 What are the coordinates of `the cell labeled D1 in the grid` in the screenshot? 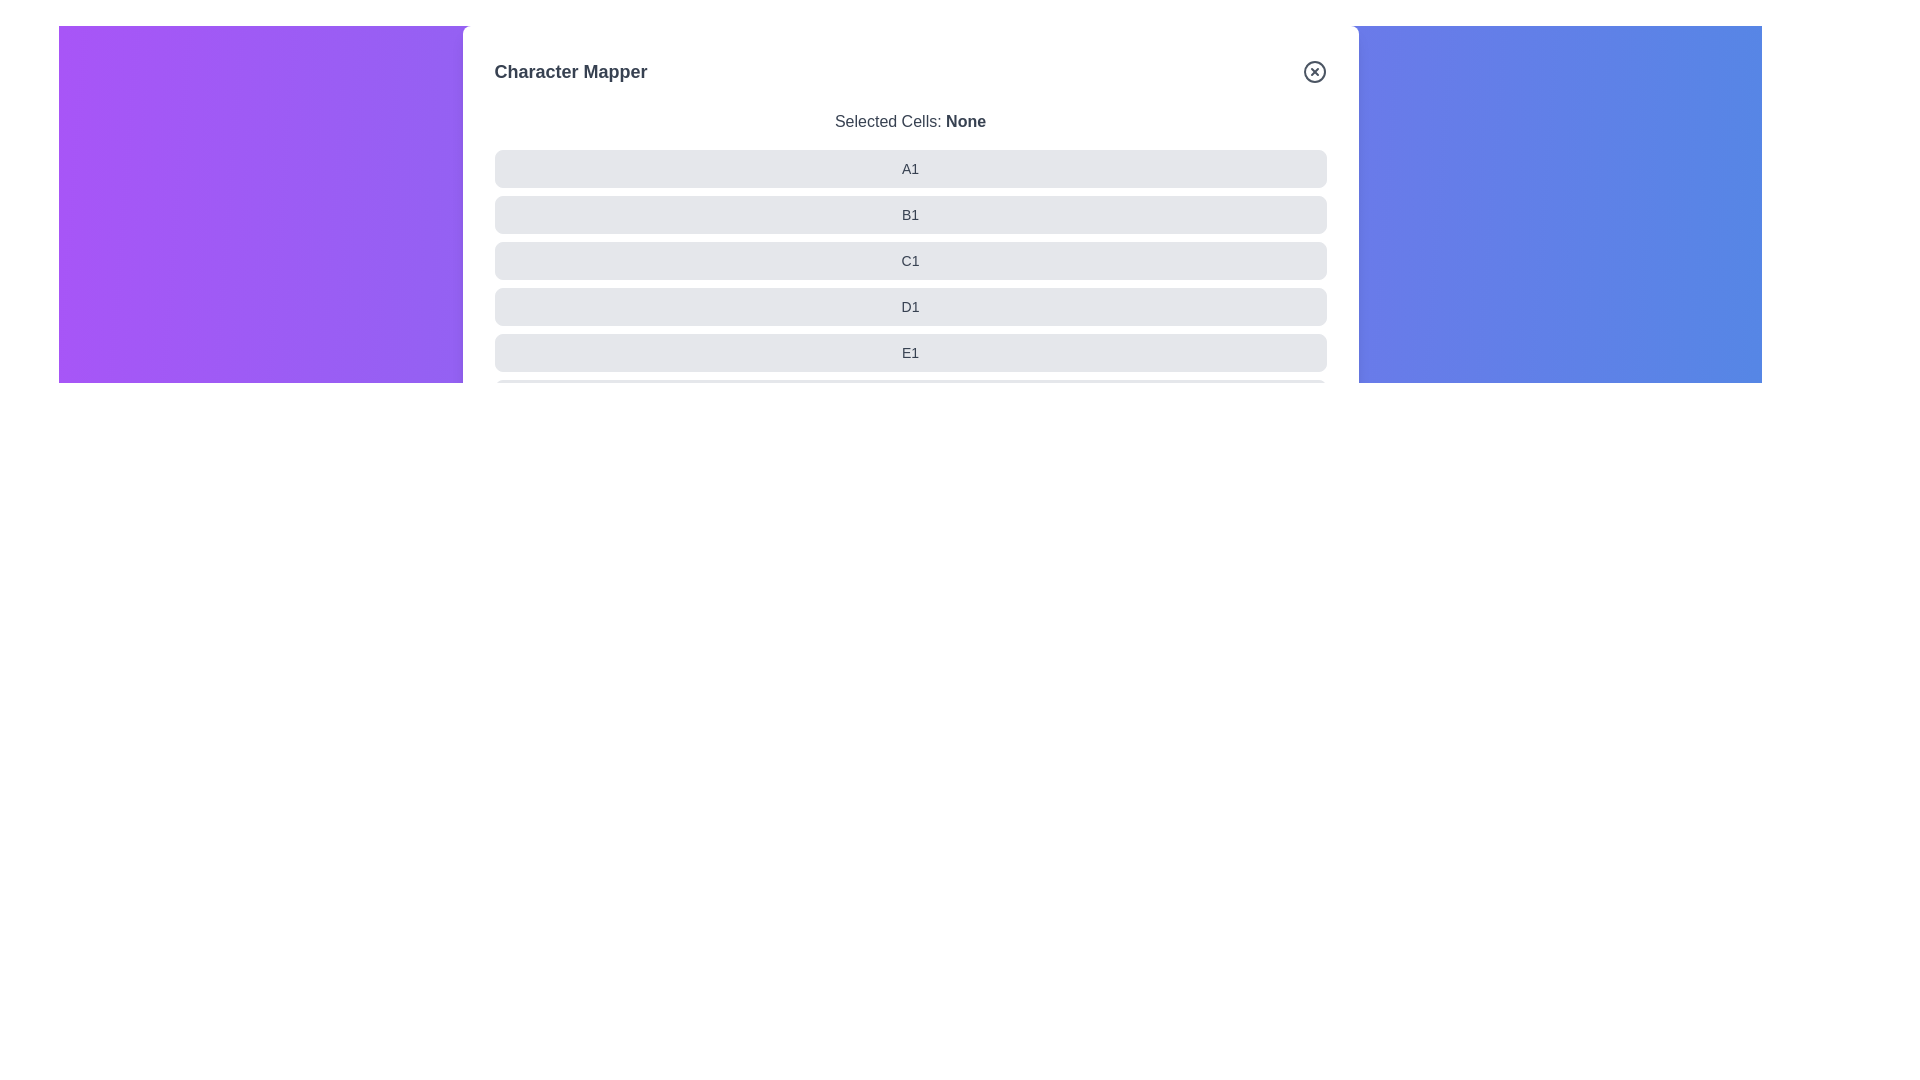 It's located at (494, 307).